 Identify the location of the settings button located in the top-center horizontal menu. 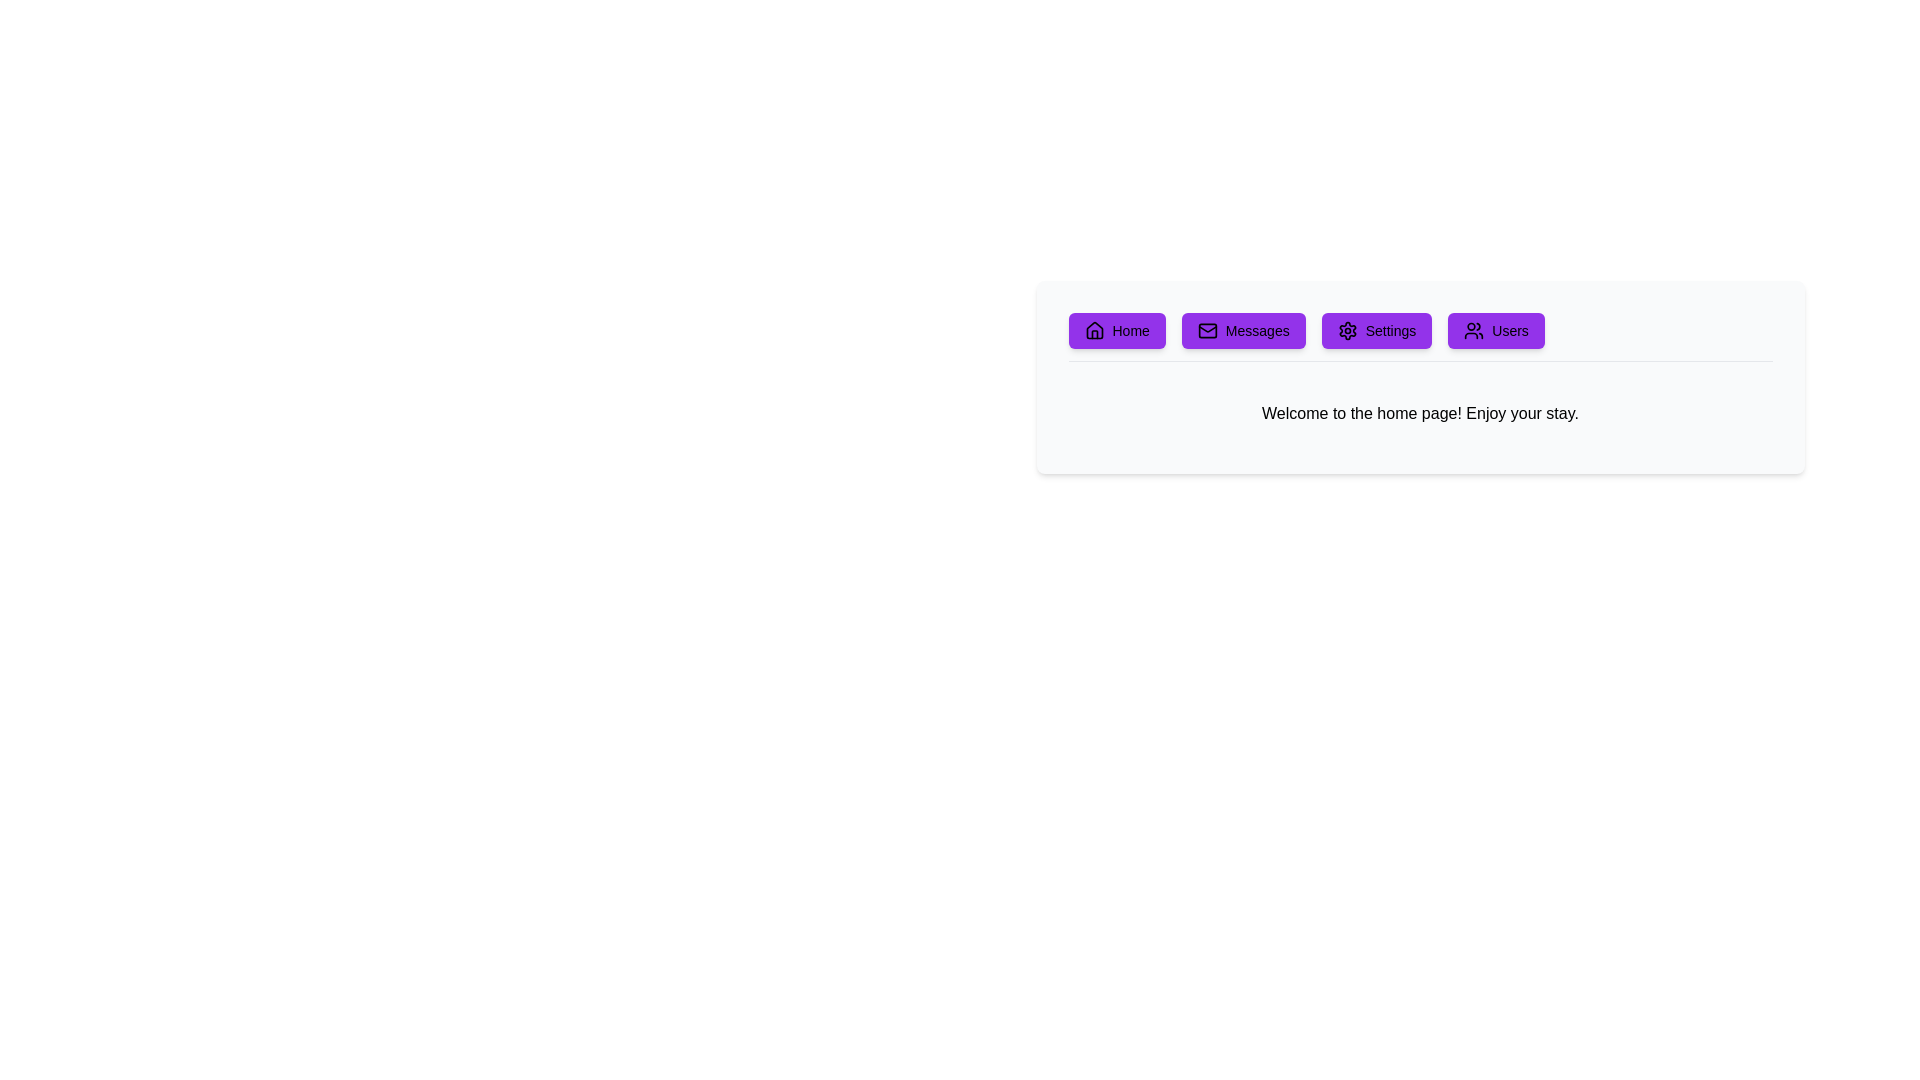
(1376, 330).